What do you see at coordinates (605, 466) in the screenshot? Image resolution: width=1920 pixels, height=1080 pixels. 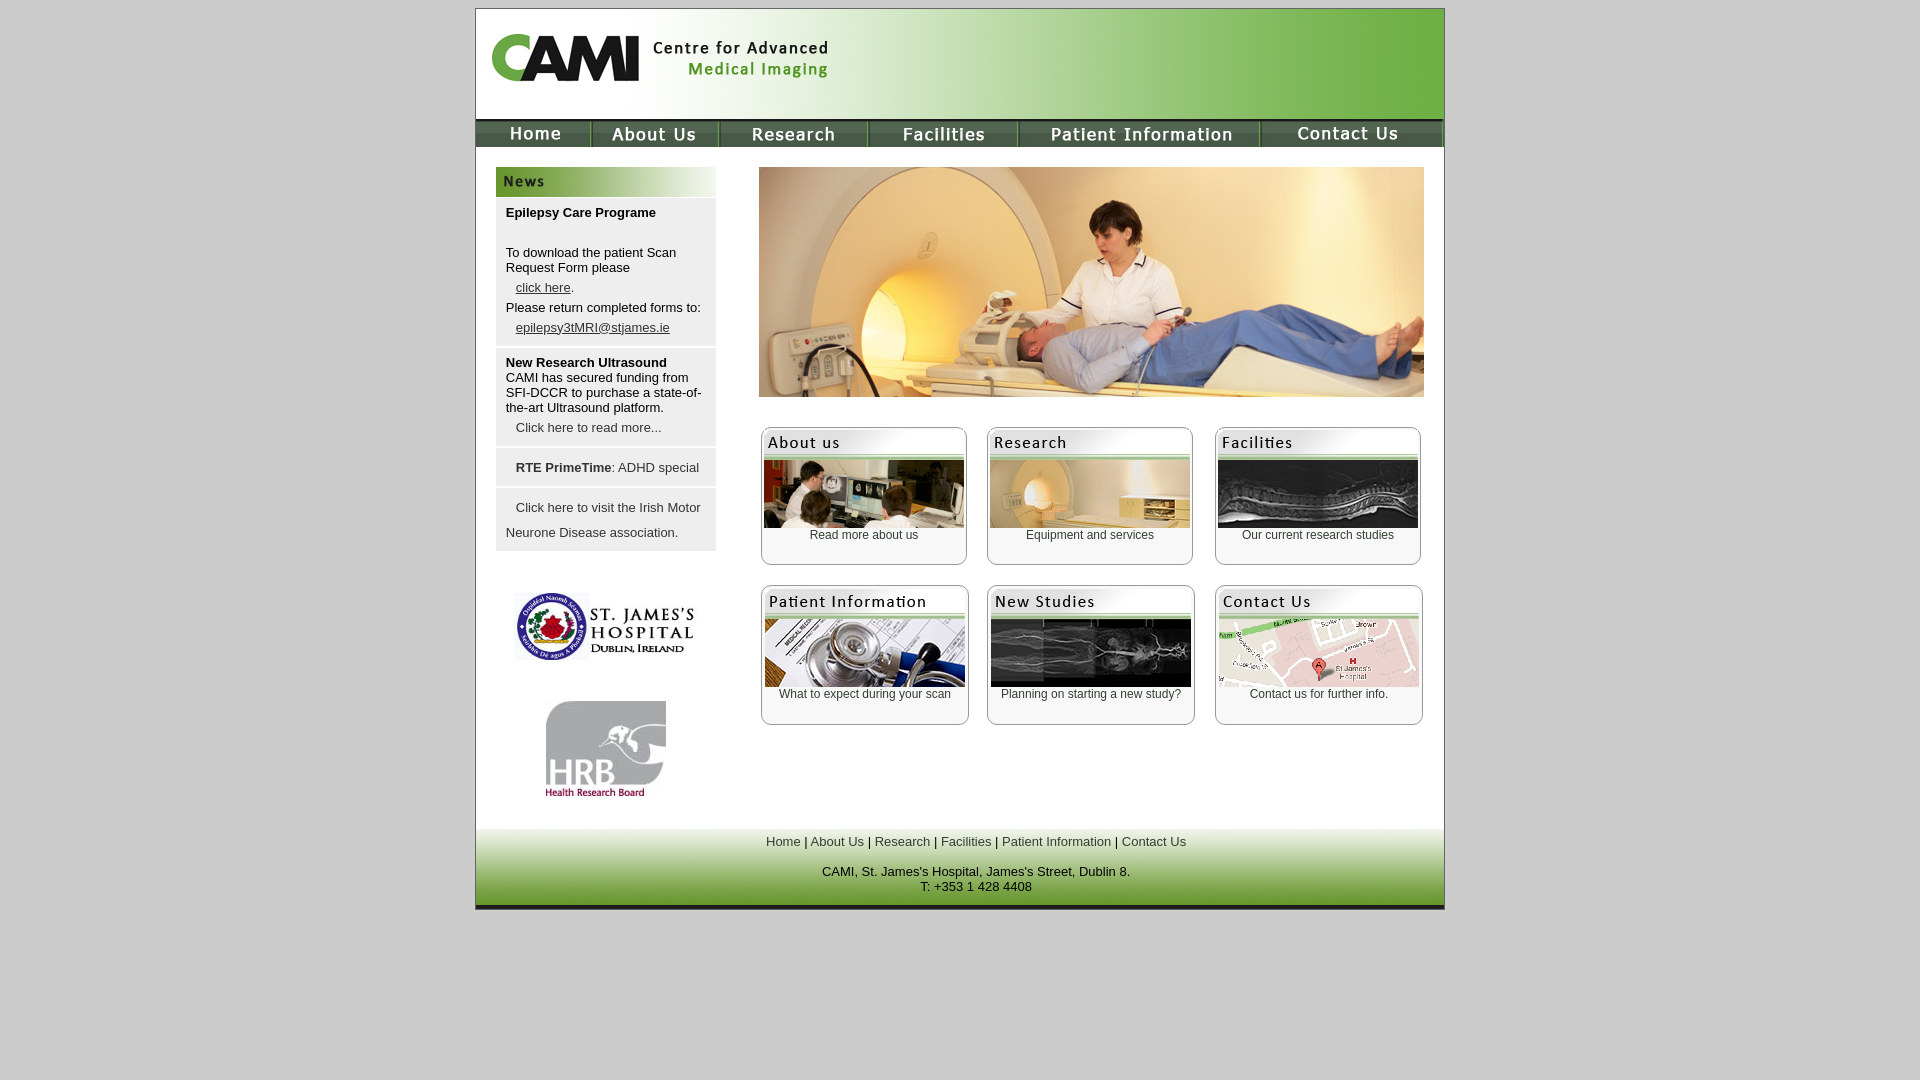 I see `'RTE PrimeTime: ADHD special'` at bounding box center [605, 466].